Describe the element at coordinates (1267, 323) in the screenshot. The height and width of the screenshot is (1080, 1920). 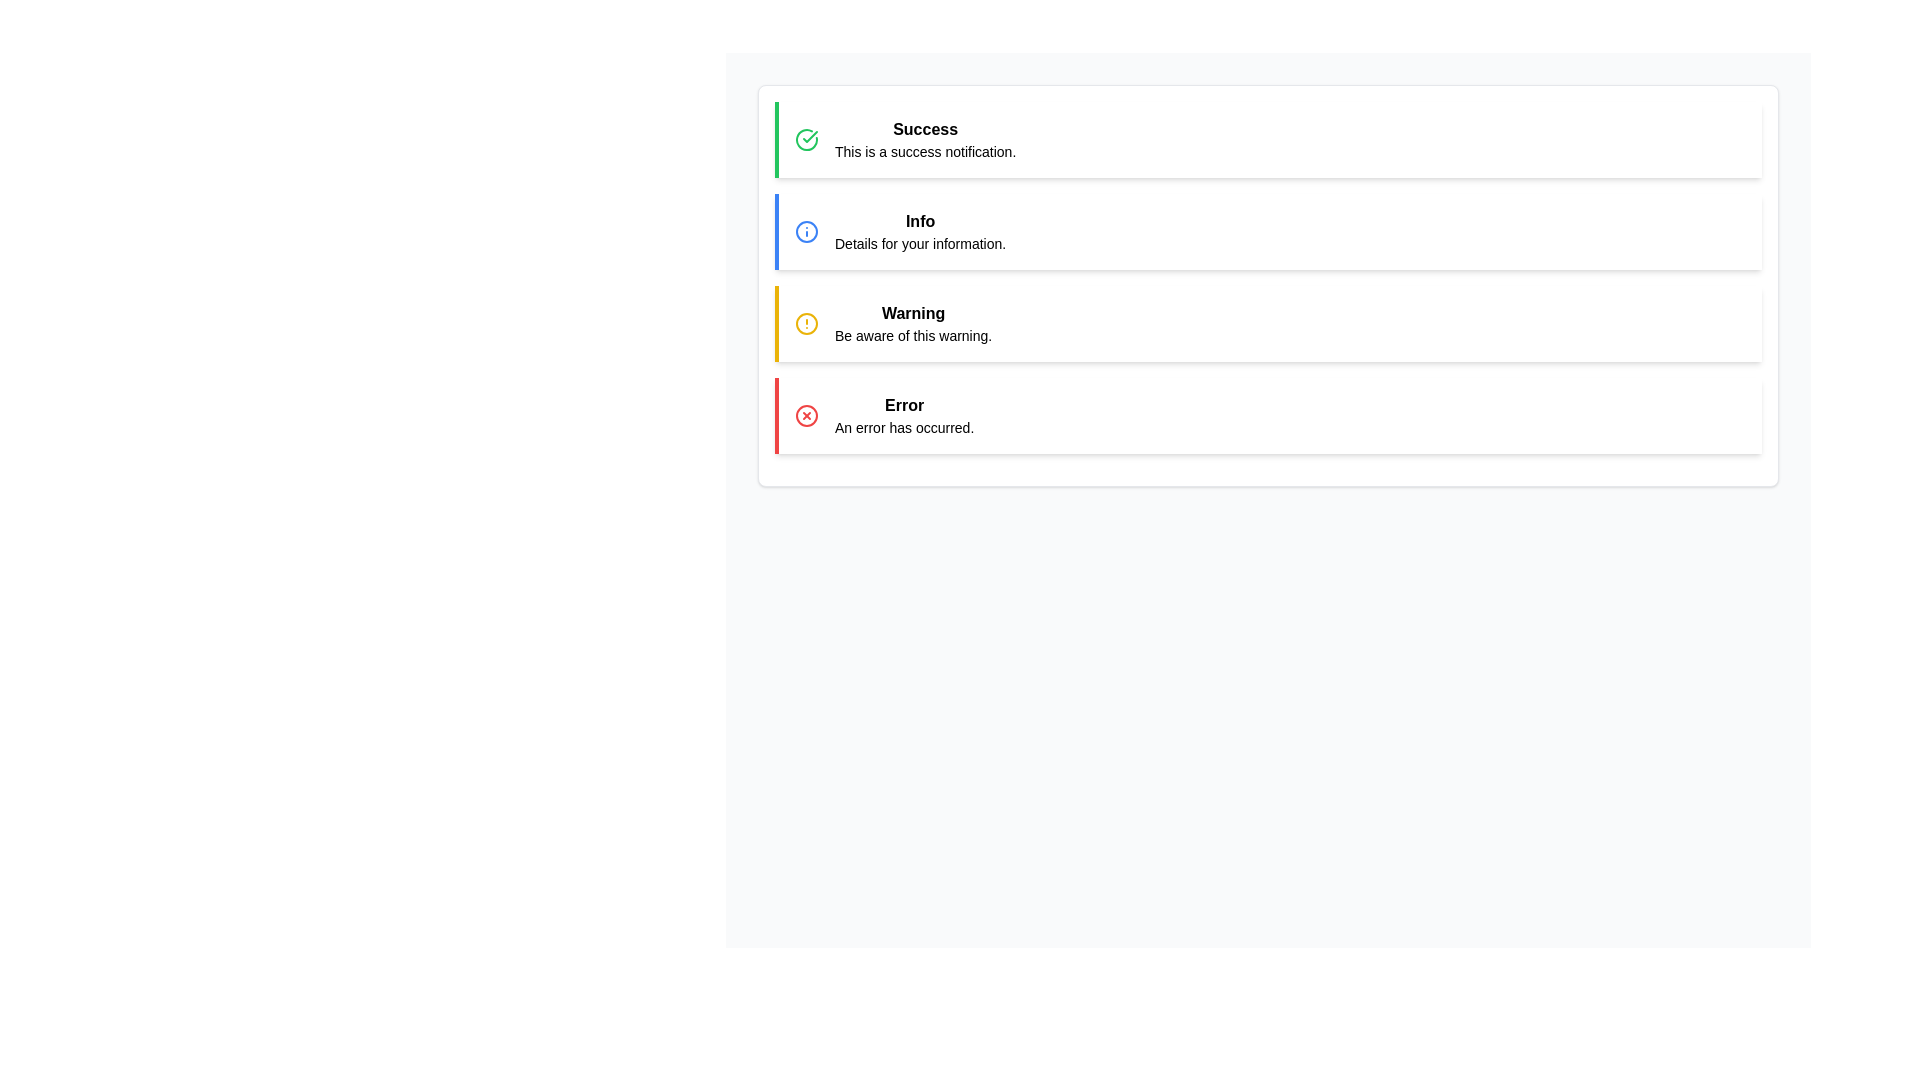
I see `the third warning notification in the vertical stack, located between the 'Info' notification and the 'Error' notification` at that location.